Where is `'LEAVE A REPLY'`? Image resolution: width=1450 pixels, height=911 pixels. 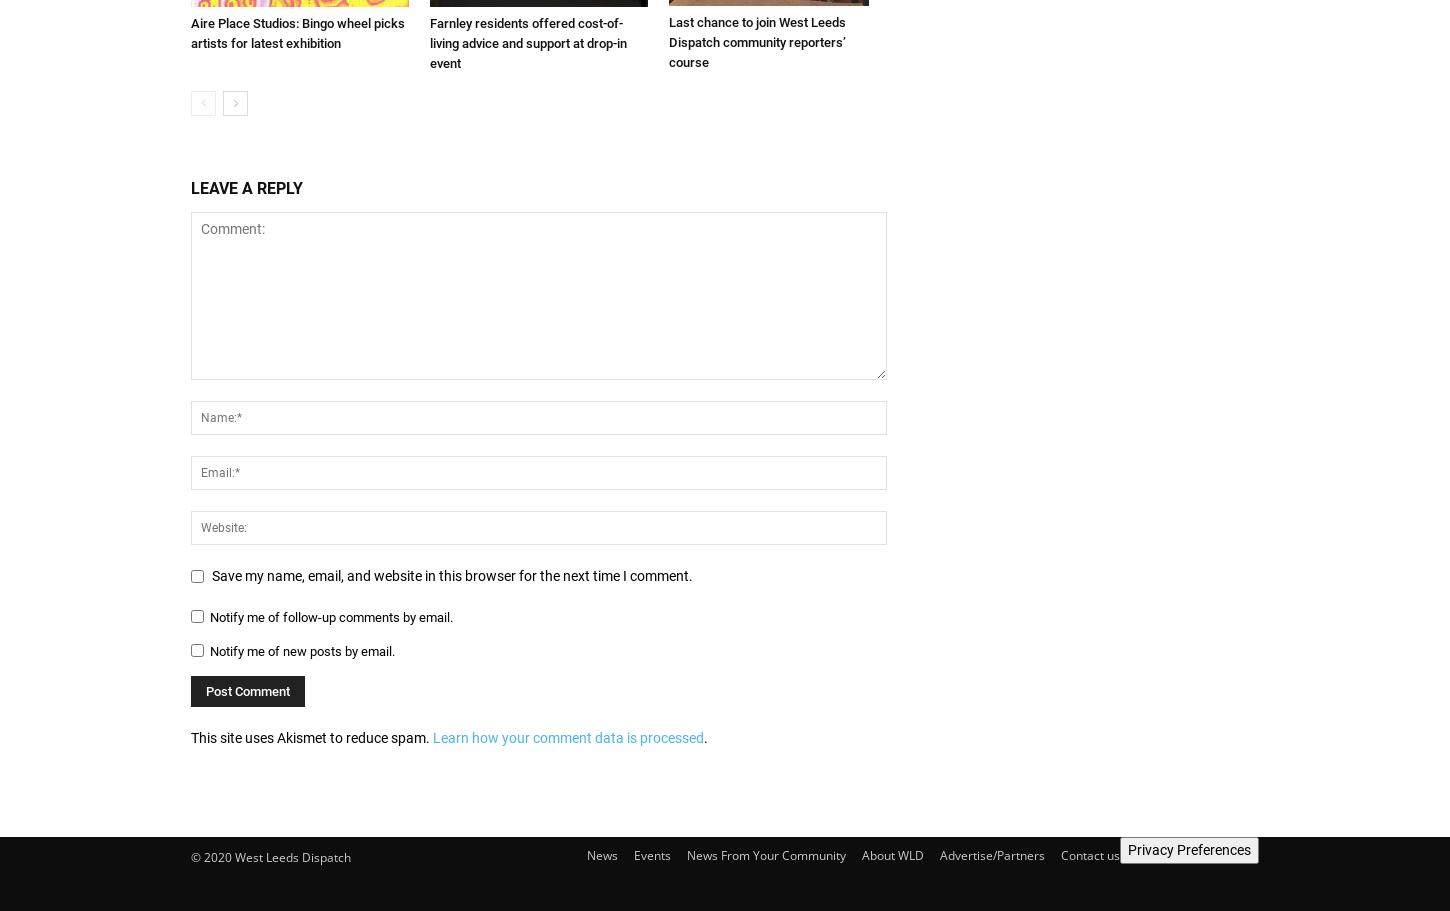
'LEAVE A REPLY' is located at coordinates (189, 186).